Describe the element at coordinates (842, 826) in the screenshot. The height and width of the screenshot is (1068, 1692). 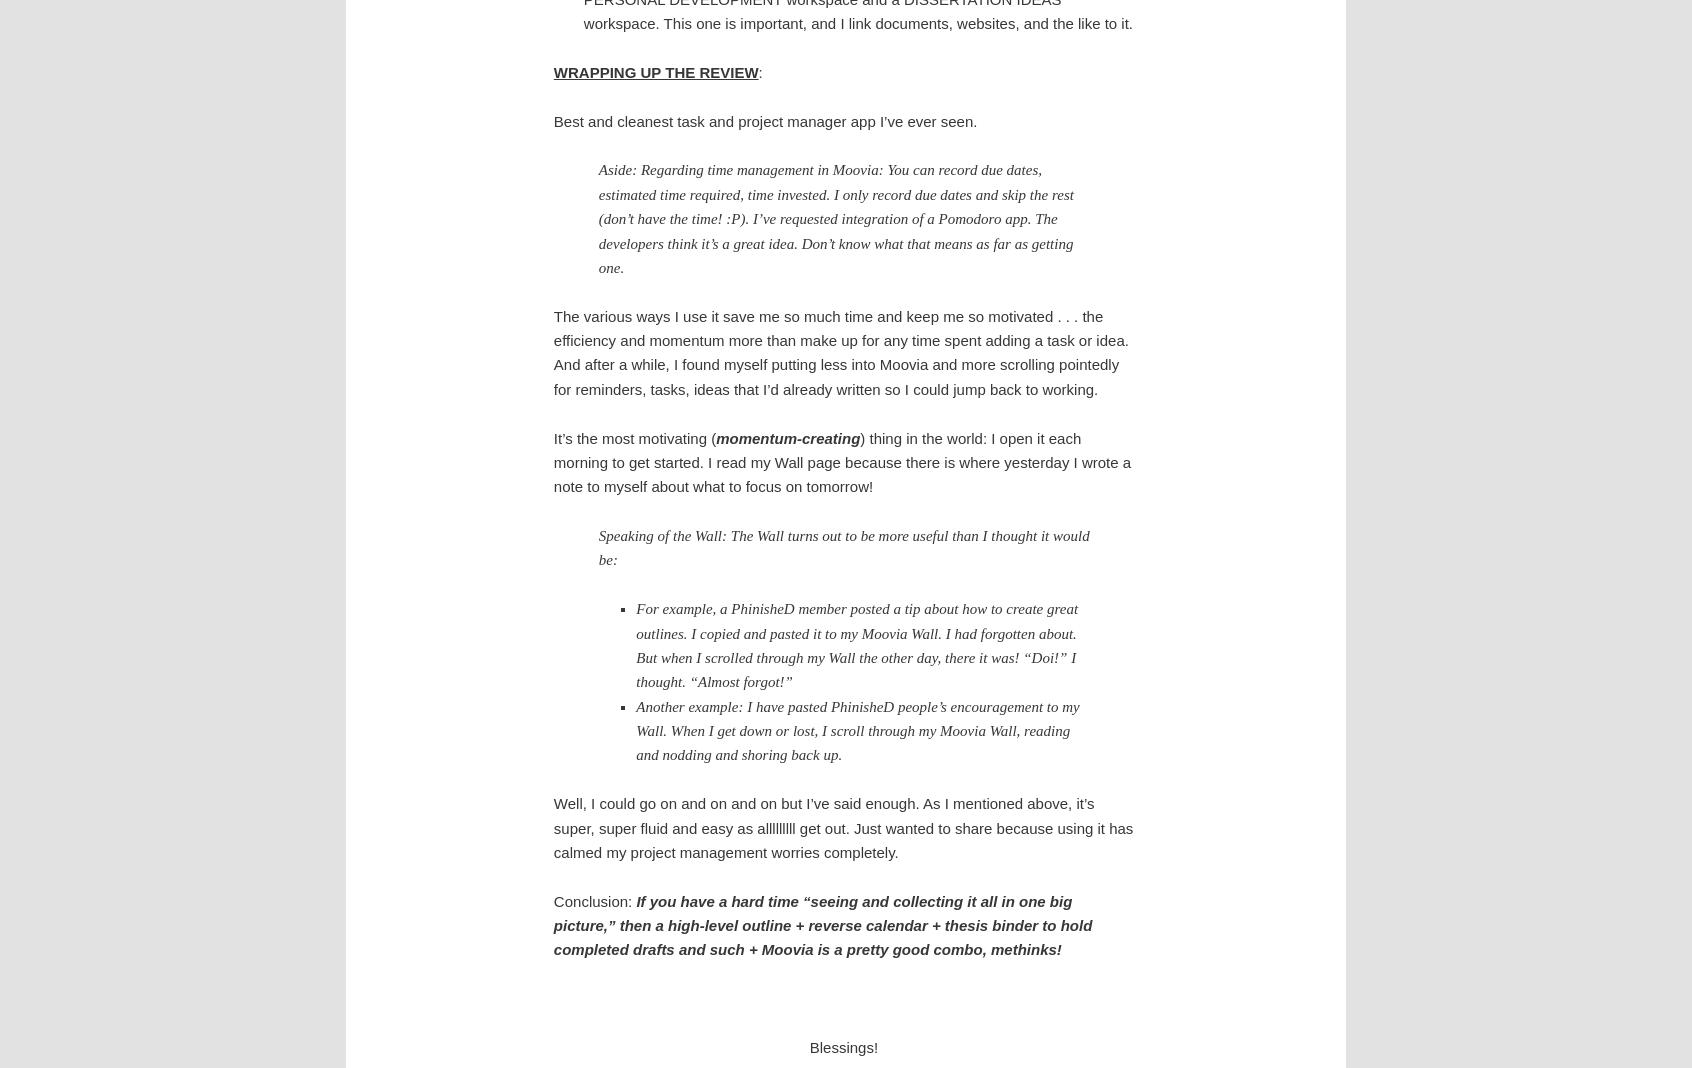
I see `'Well, I could go on and on and on but I’ve said enough. As I mentioned above, it’s super, super fluid and easy as alllllllll get out. Just wanted to share because using it has calmed my project management worries completely.'` at that location.